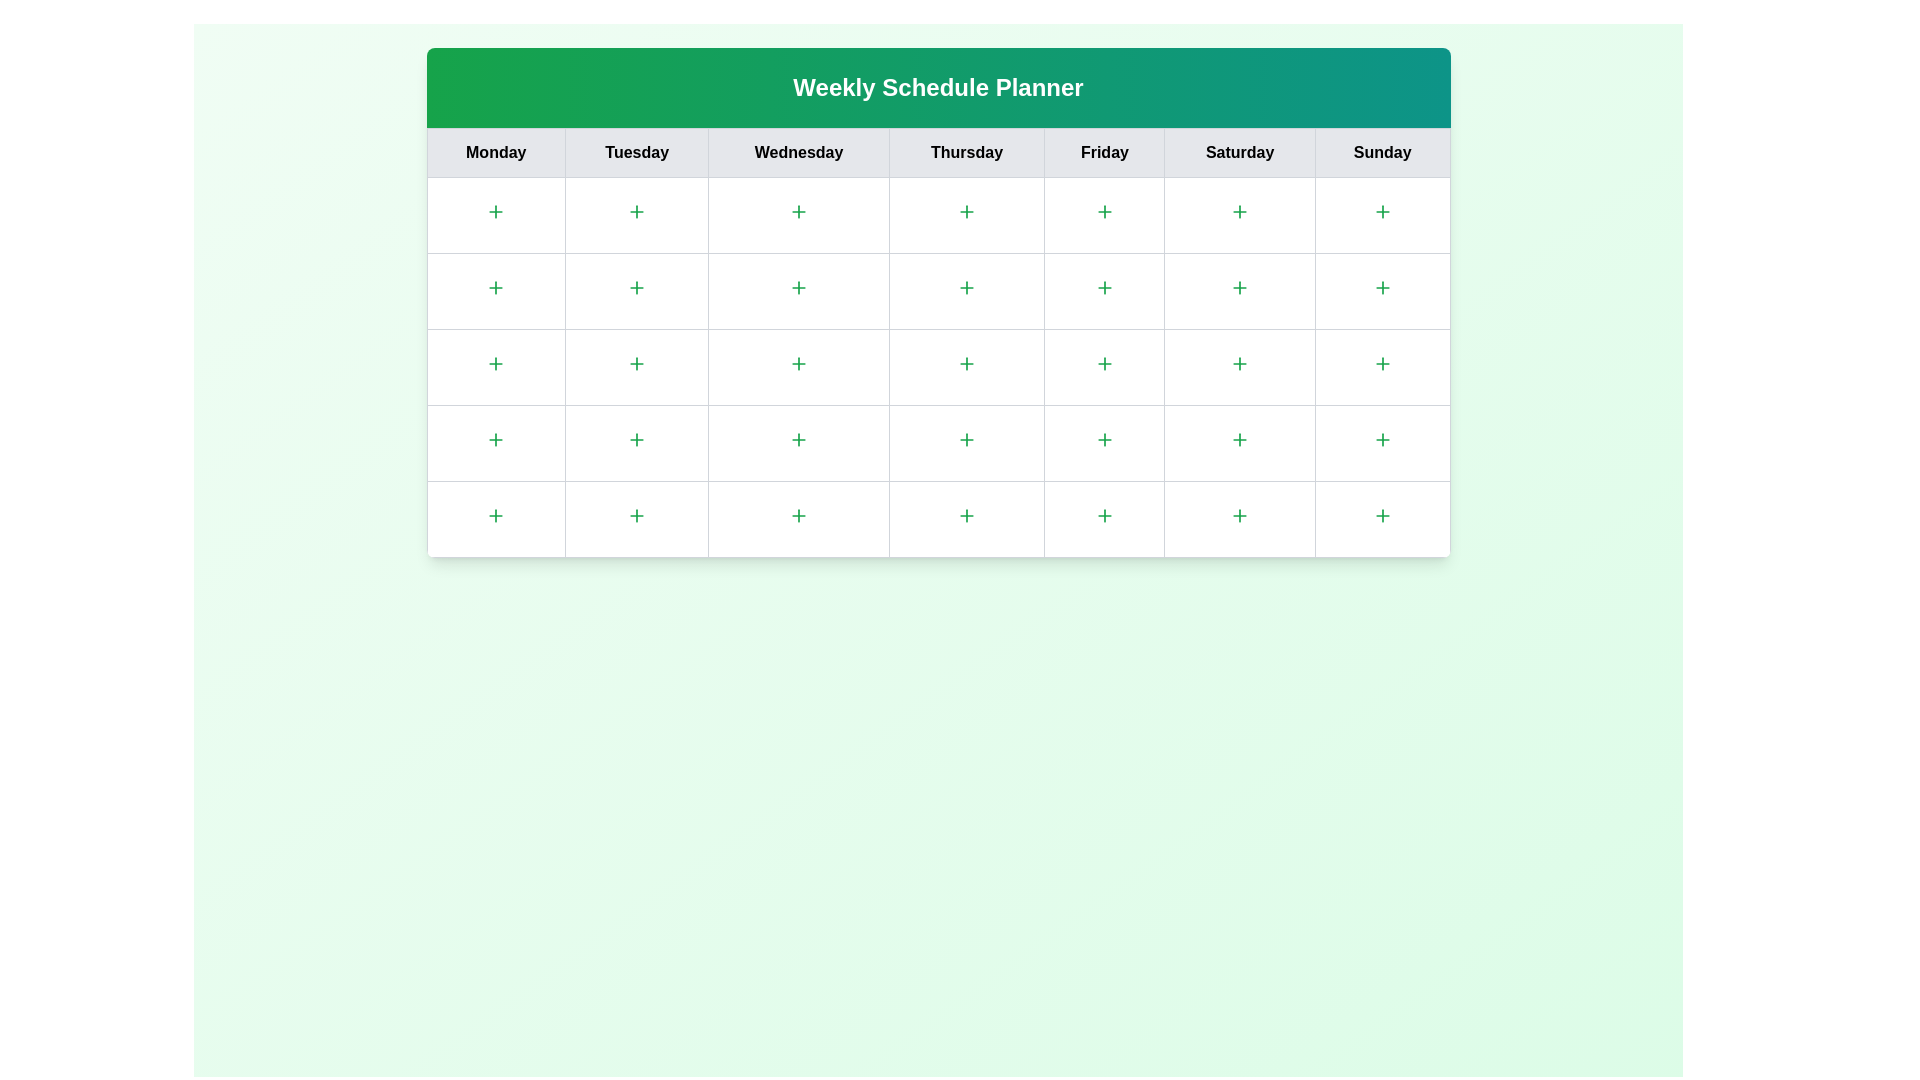 Image resolution: width=1920 pixels, height=1080 pixels. Describe the element at coordinates (1381, 152) in the screenshot. I see `the column header for Sunday` at that location.